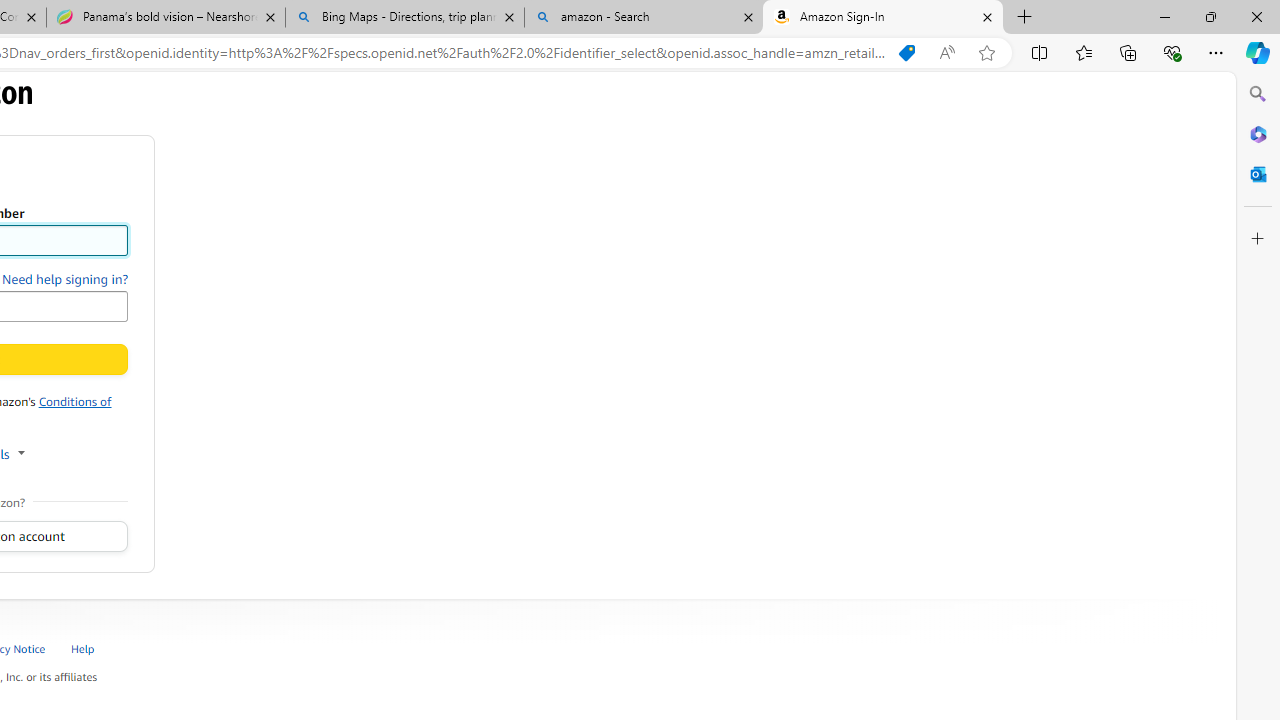  I want to click on 'Amazon Sign-In', so click(882, 17).